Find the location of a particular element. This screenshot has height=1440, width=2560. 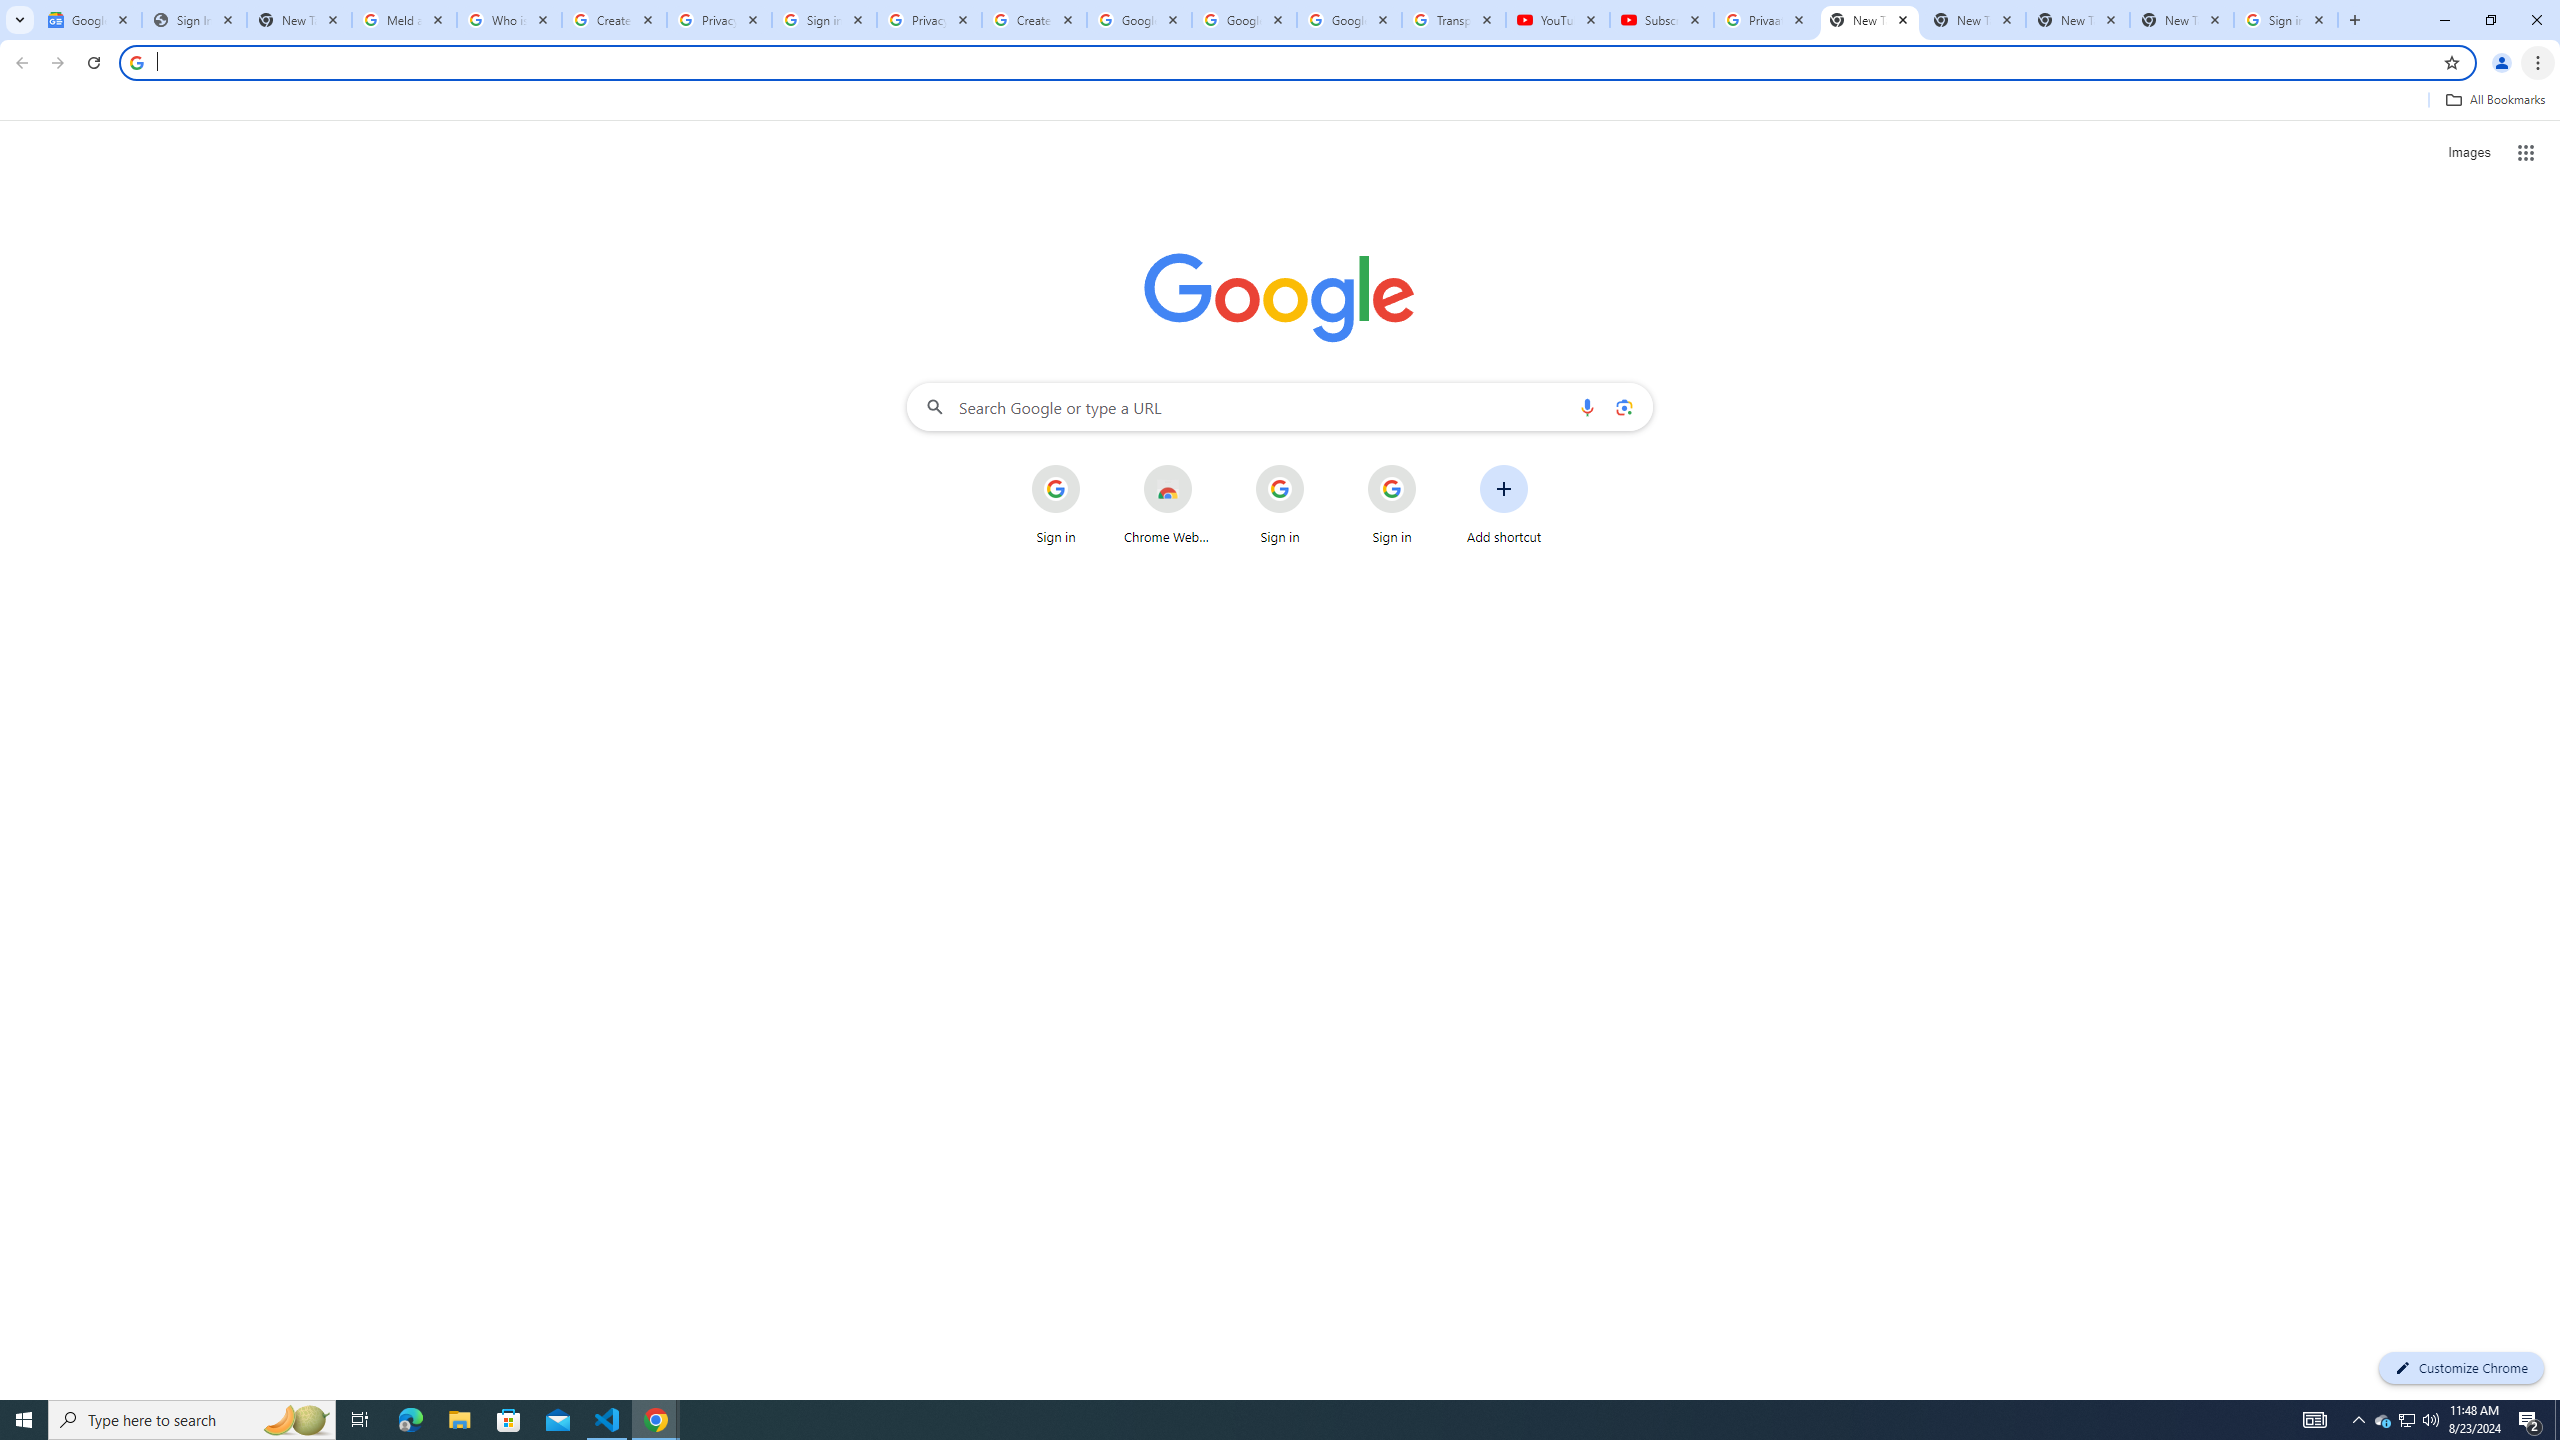

'Subscriptions - YouTube' is located at coordinates (1660, 19).